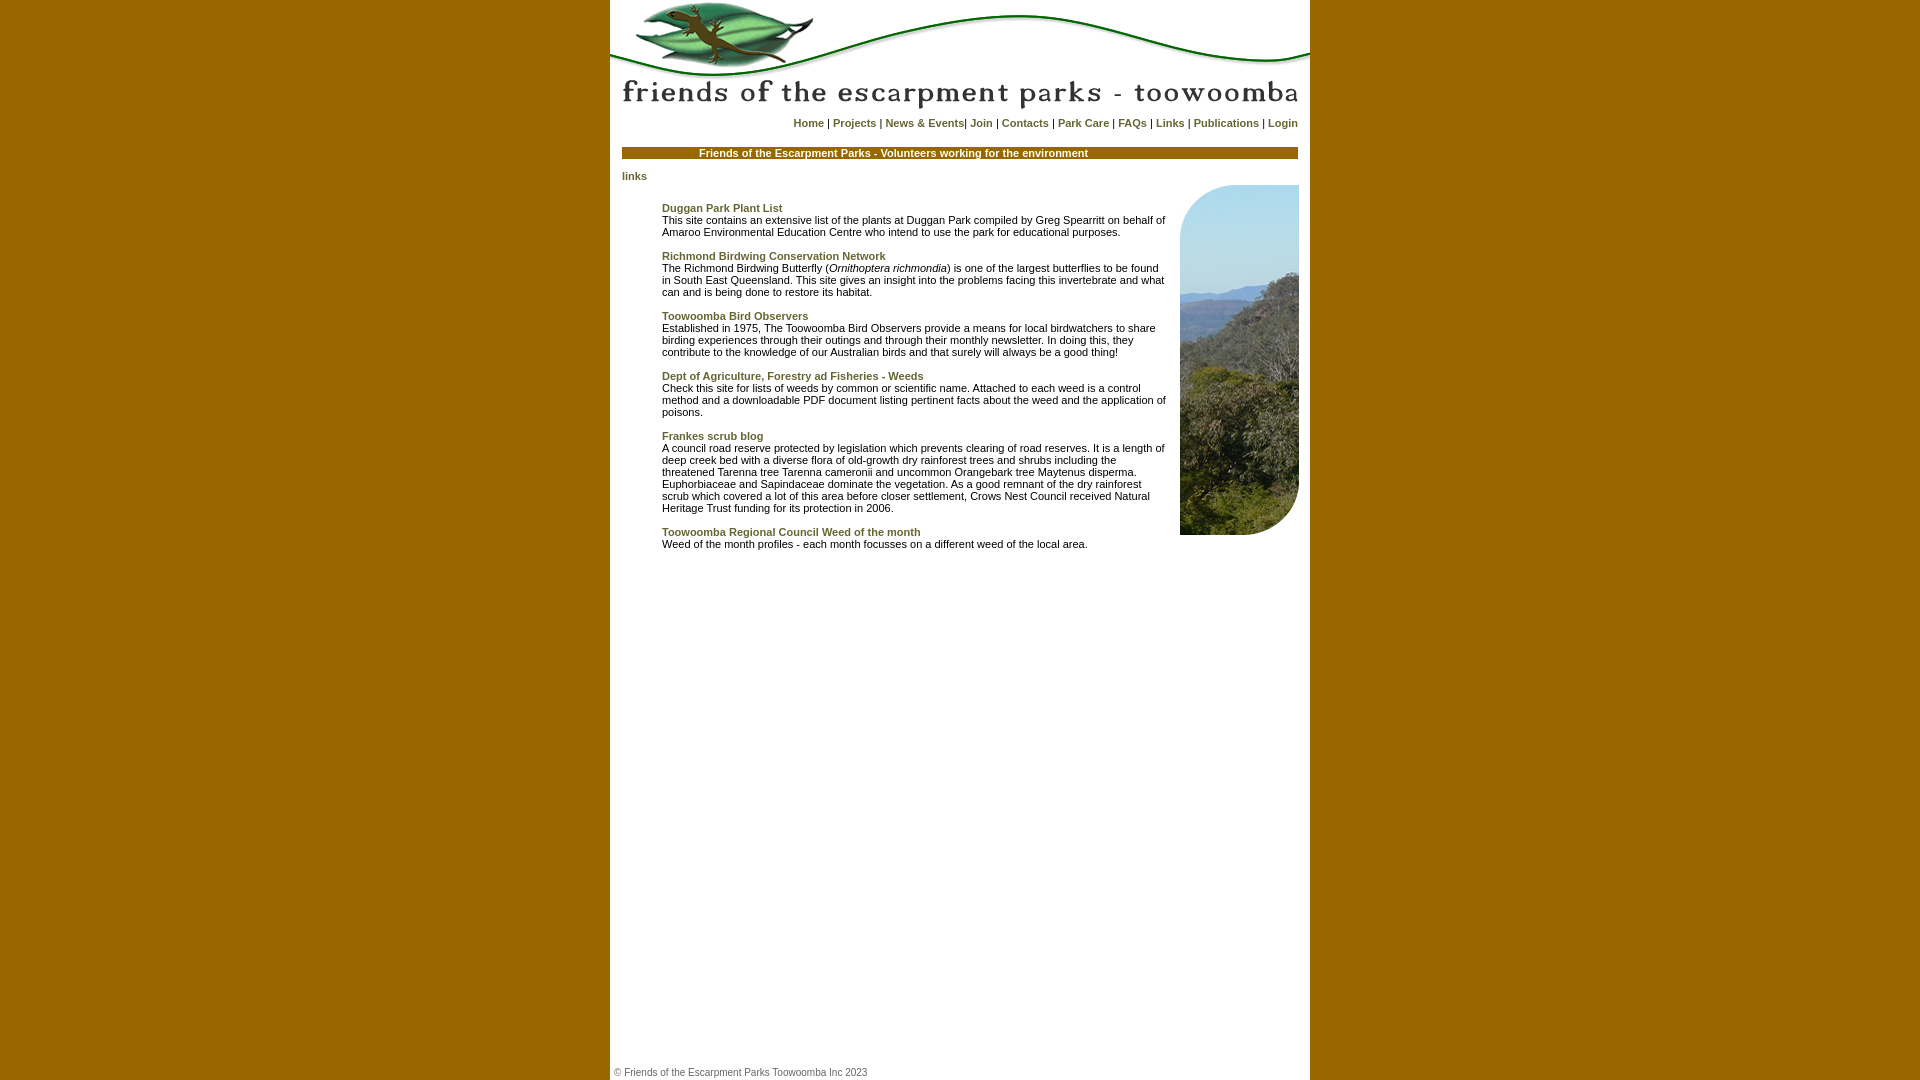 Image resolution: width=1920 pixels, height=1080 pixels. Describe the element at coordinates (854, 122) in the screenshot. I see `'Projects'` at that location.